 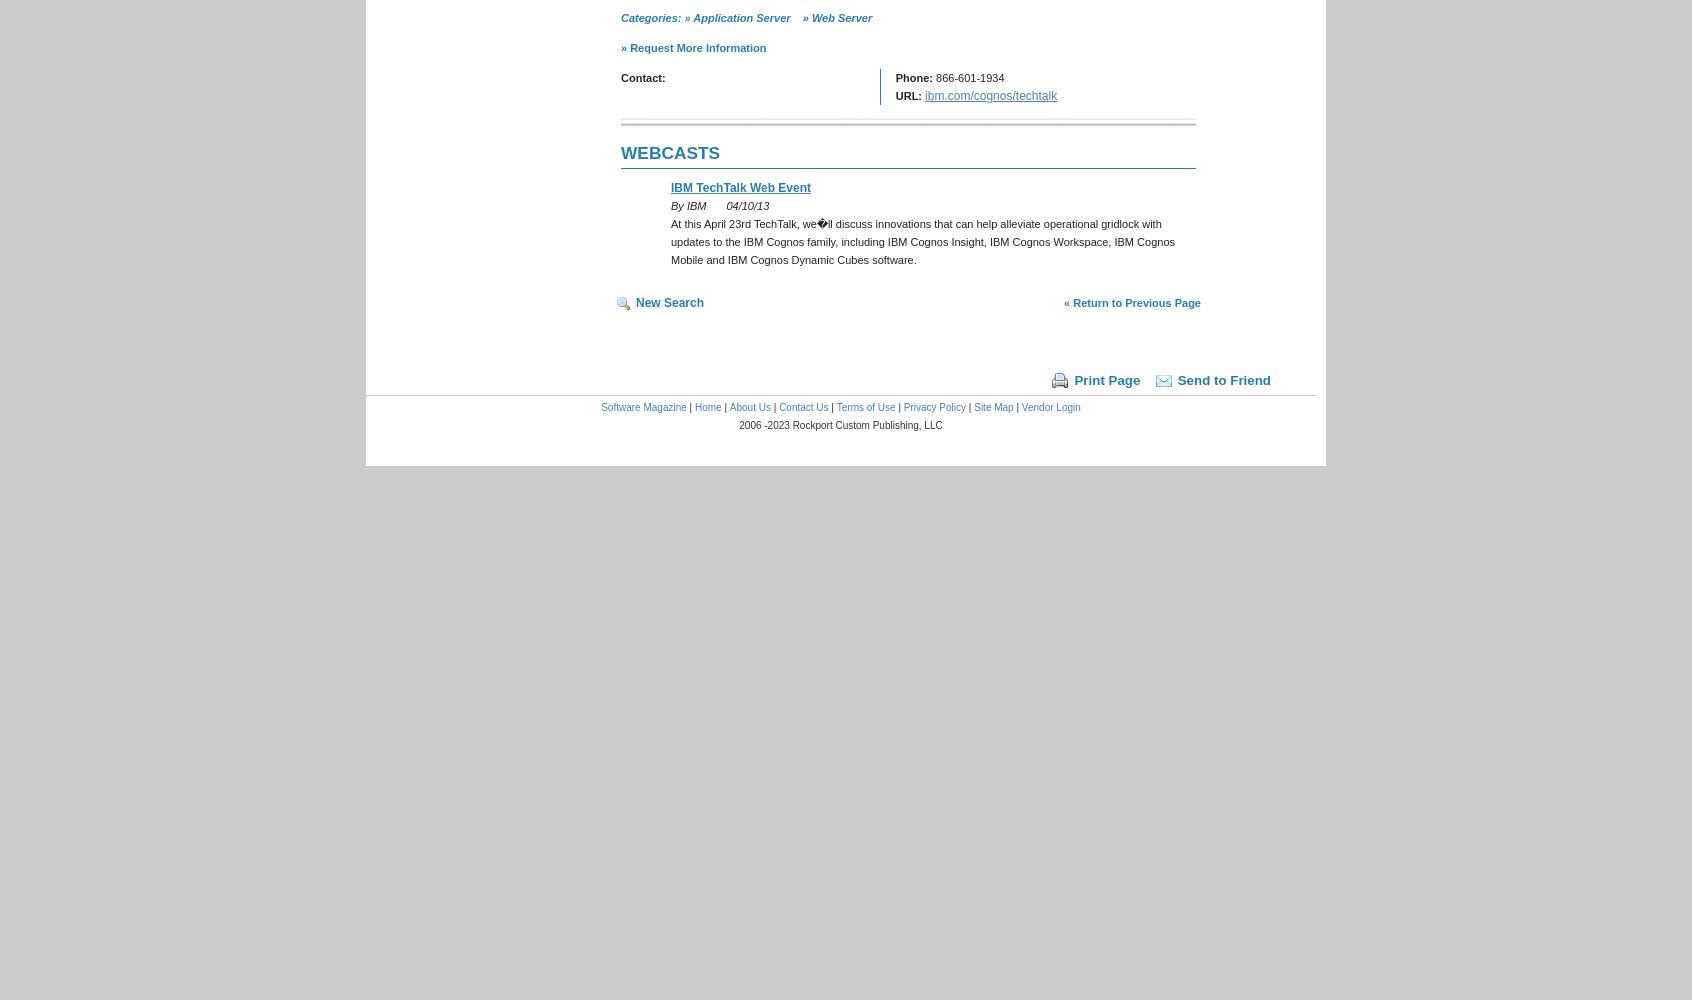 I want to click on 'Send to Friend', so click(x=1223, y=380).